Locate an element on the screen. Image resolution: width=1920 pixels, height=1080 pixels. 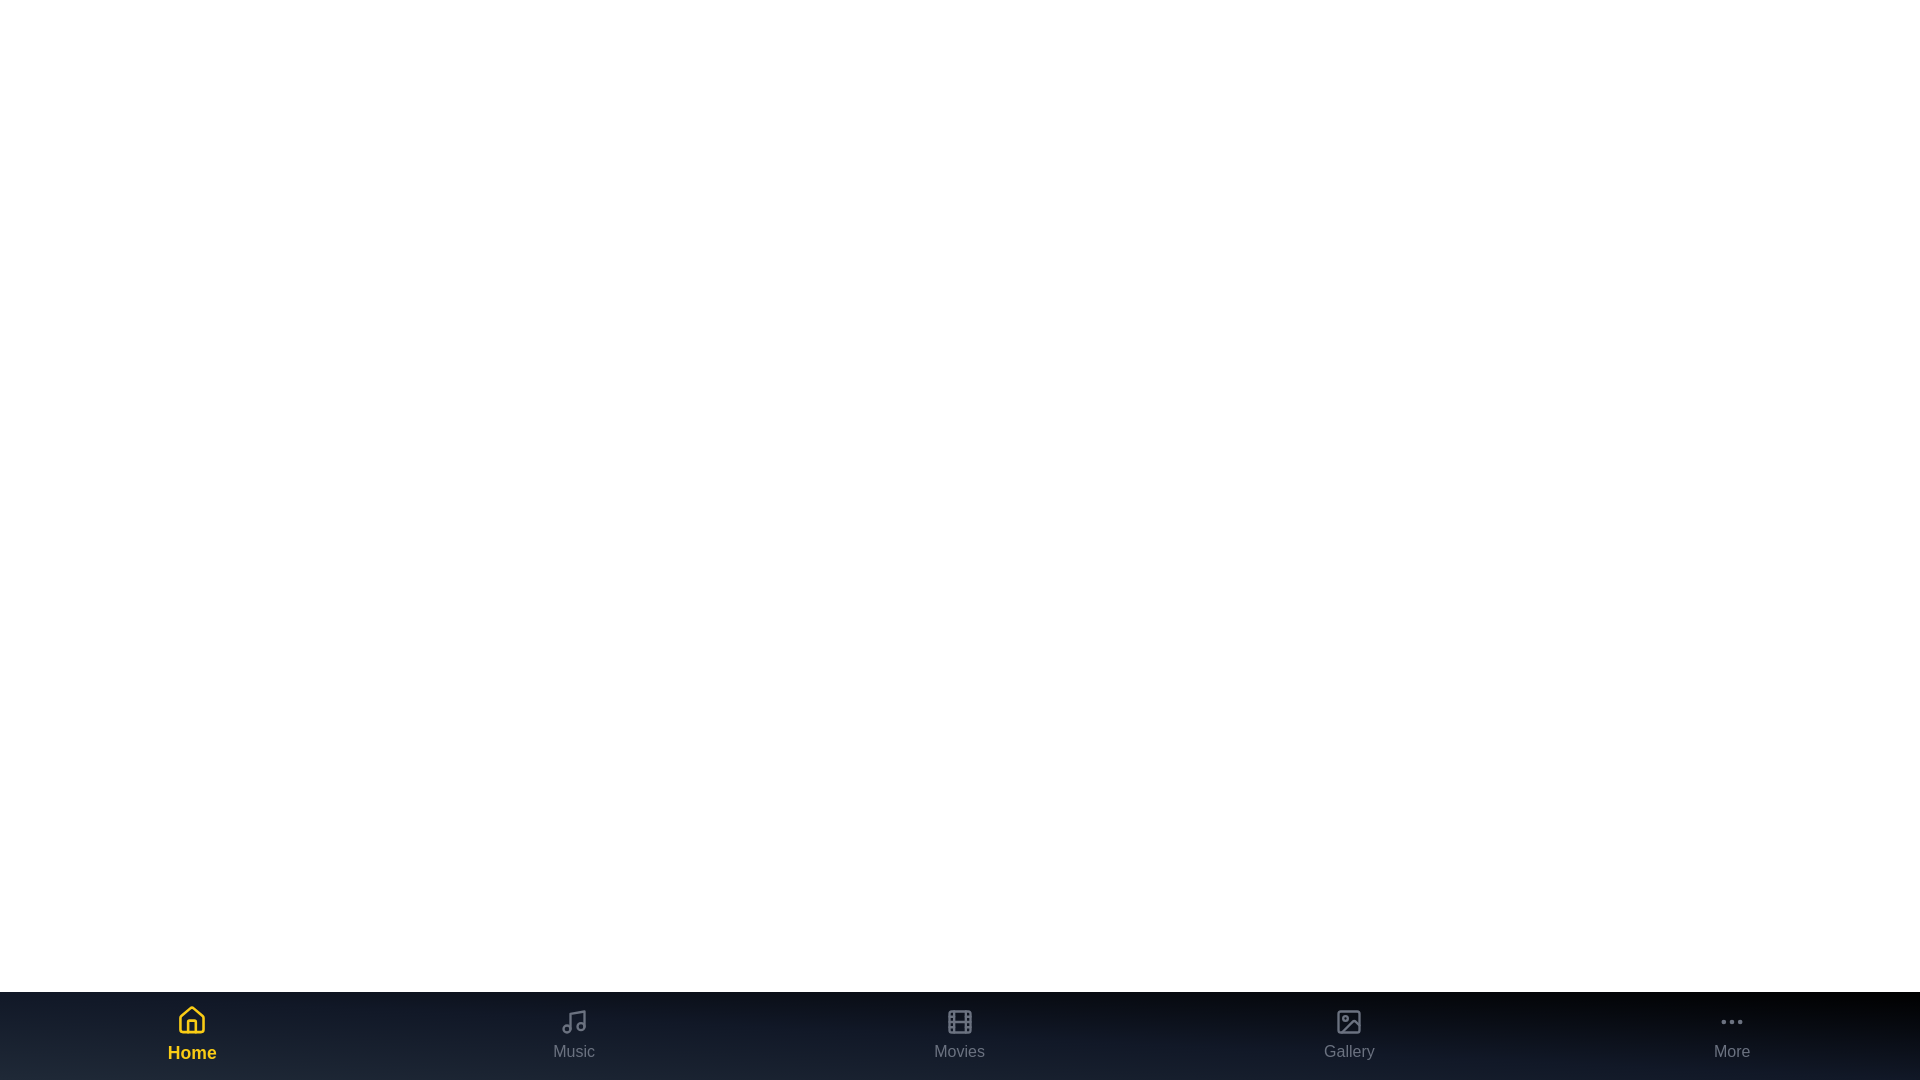
the Music tab in the bottom navigation bar is located at coordinates (573, 1035).